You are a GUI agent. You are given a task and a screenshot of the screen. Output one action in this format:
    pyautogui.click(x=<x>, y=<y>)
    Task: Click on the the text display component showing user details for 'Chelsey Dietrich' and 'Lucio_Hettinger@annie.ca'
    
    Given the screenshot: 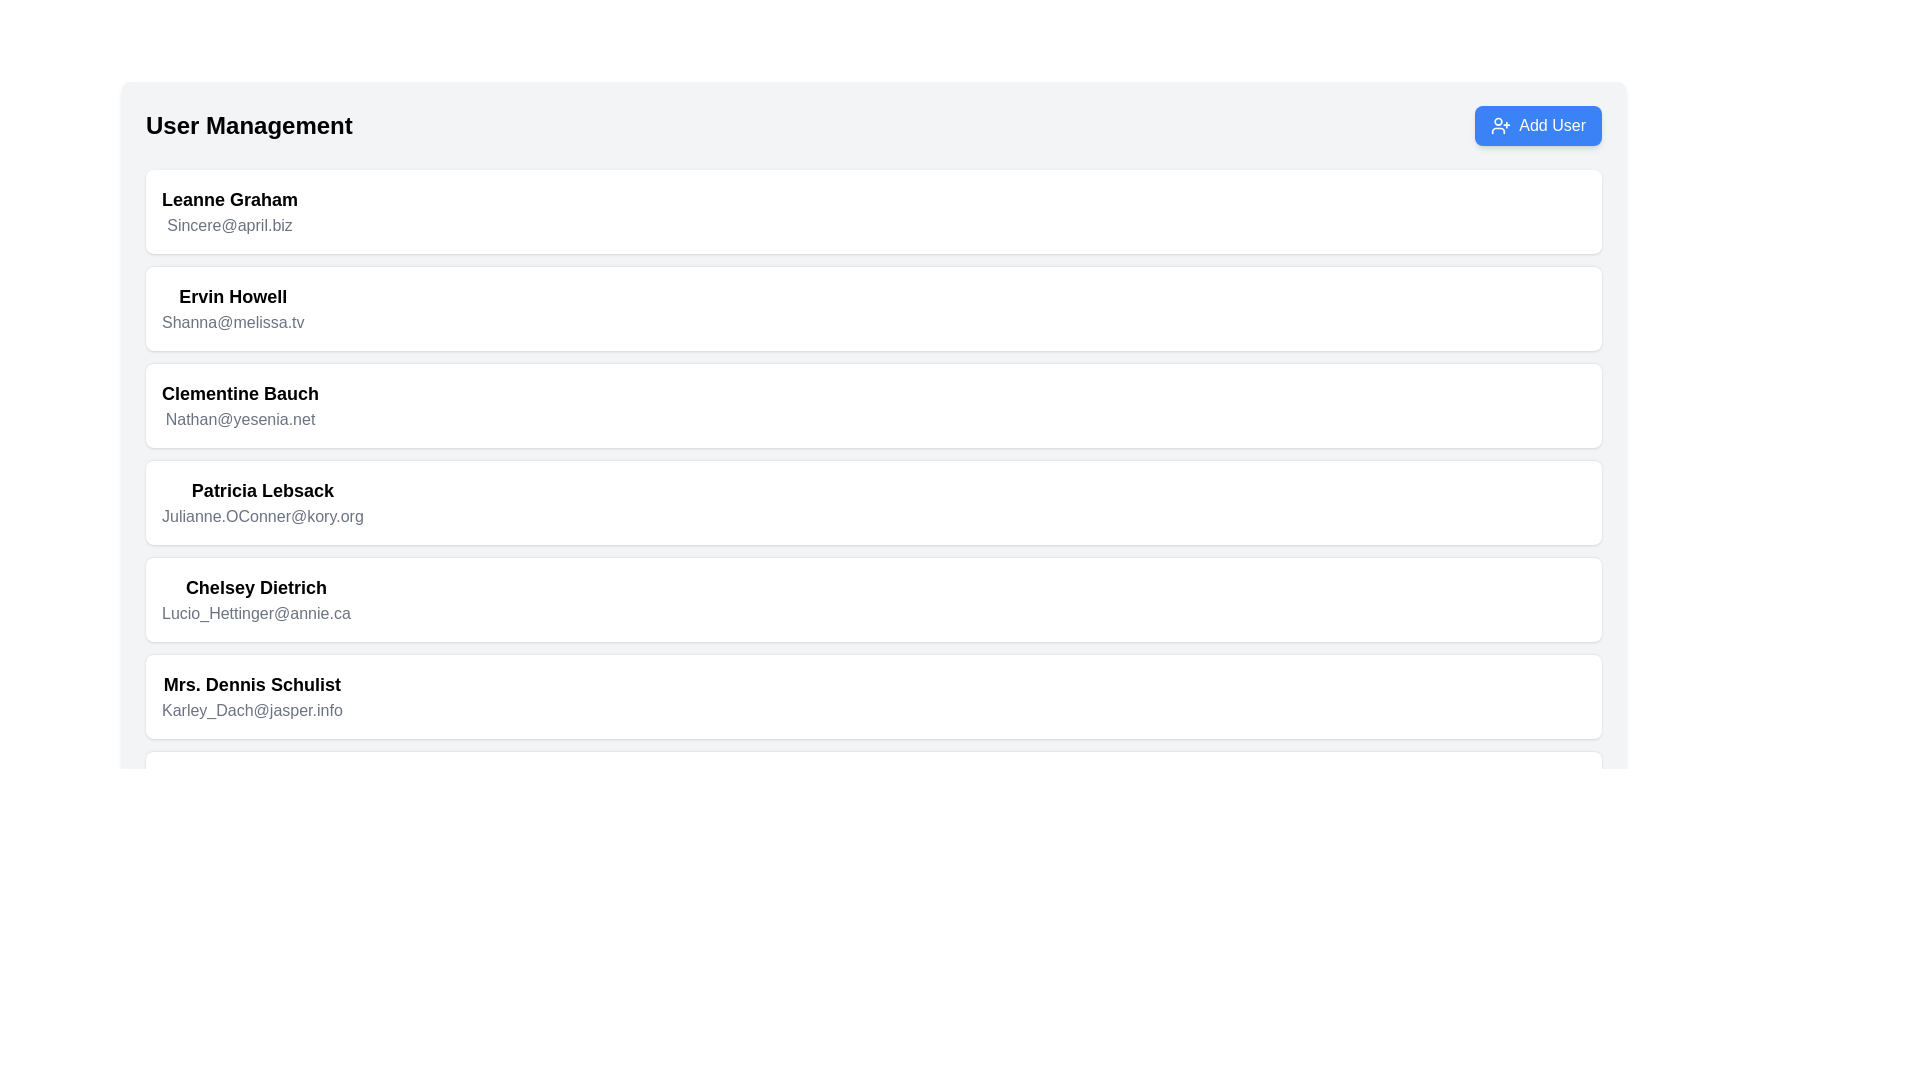 What is the action you would take?
    pyautogui.click(x=255, y=599)
    